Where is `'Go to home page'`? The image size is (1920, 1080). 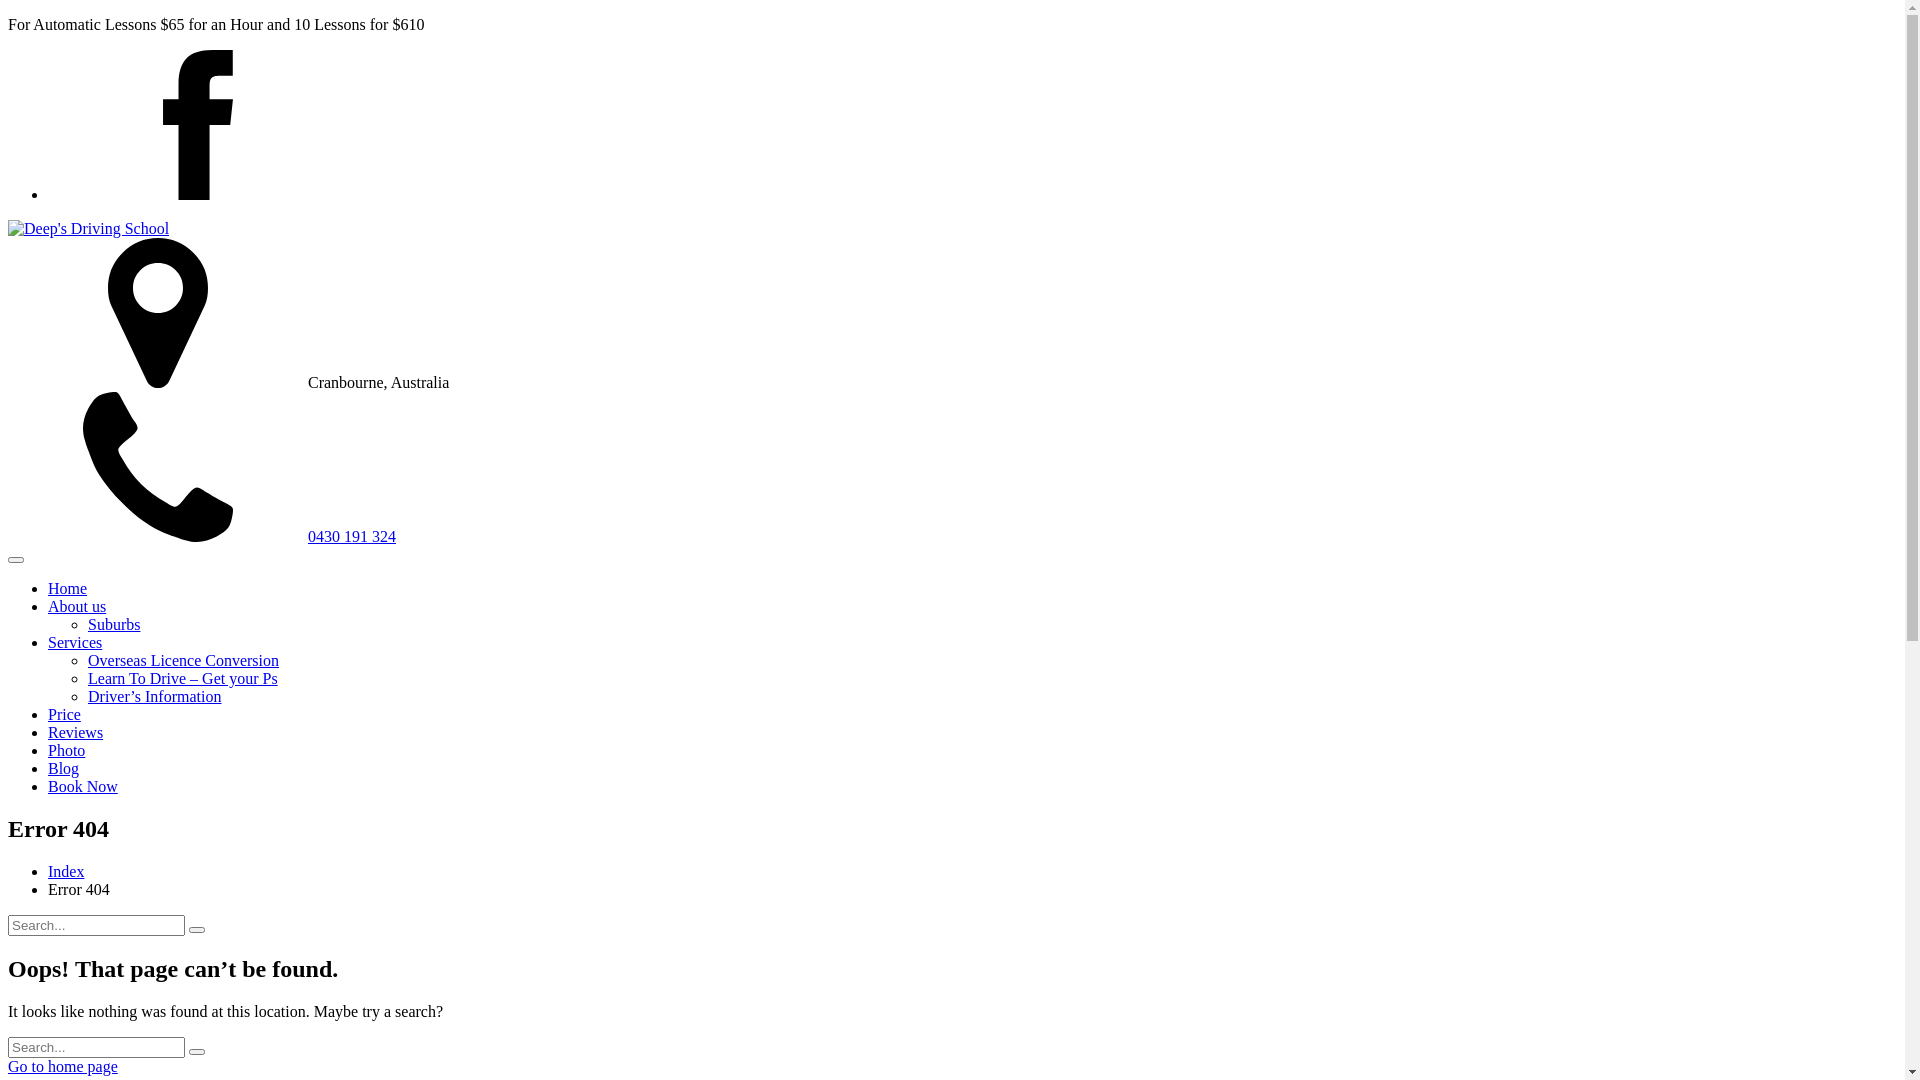
'Go to home page' is located at coordinates (8, 1065).